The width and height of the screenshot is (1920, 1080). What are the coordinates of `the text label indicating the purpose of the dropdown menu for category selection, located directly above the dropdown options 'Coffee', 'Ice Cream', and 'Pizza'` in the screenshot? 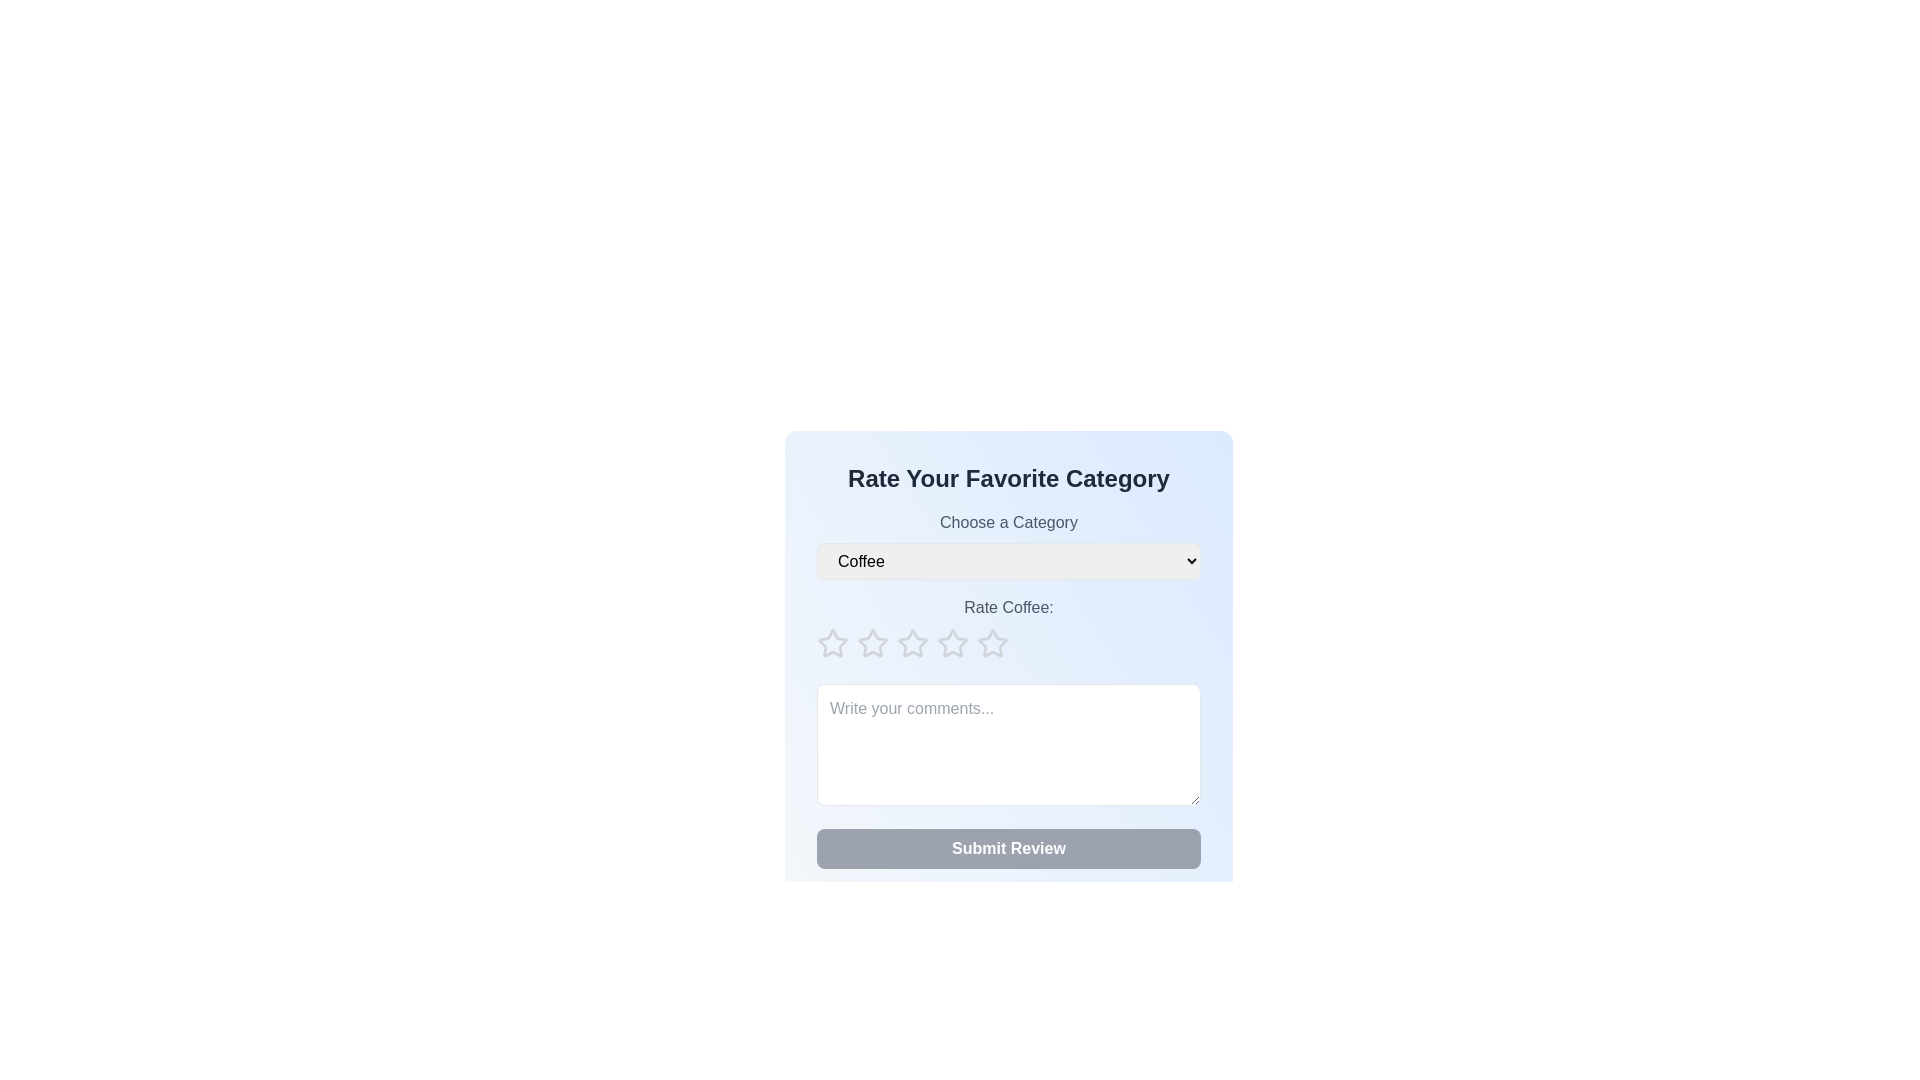 It's located at (1008, 522).